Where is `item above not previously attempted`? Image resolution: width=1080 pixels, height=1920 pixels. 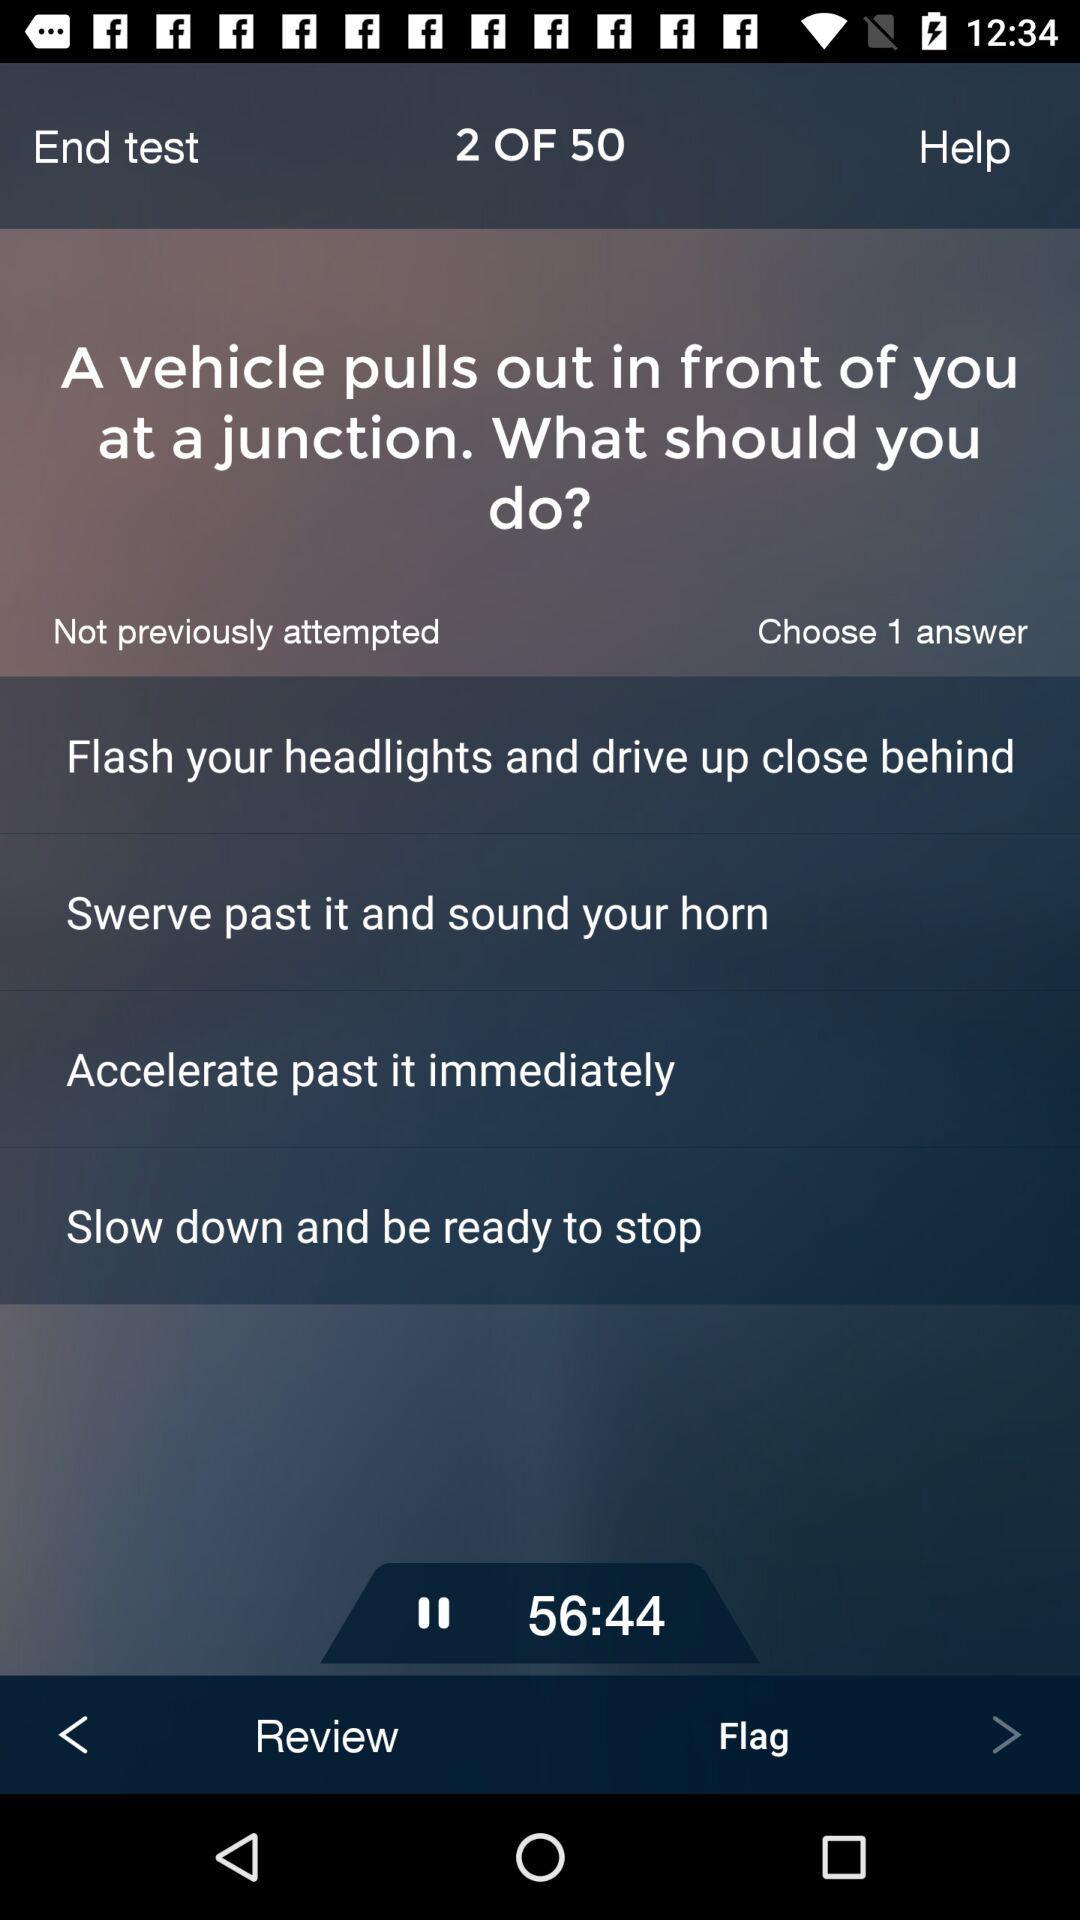
item above not previously attempted is located at coordinates (540, 437).